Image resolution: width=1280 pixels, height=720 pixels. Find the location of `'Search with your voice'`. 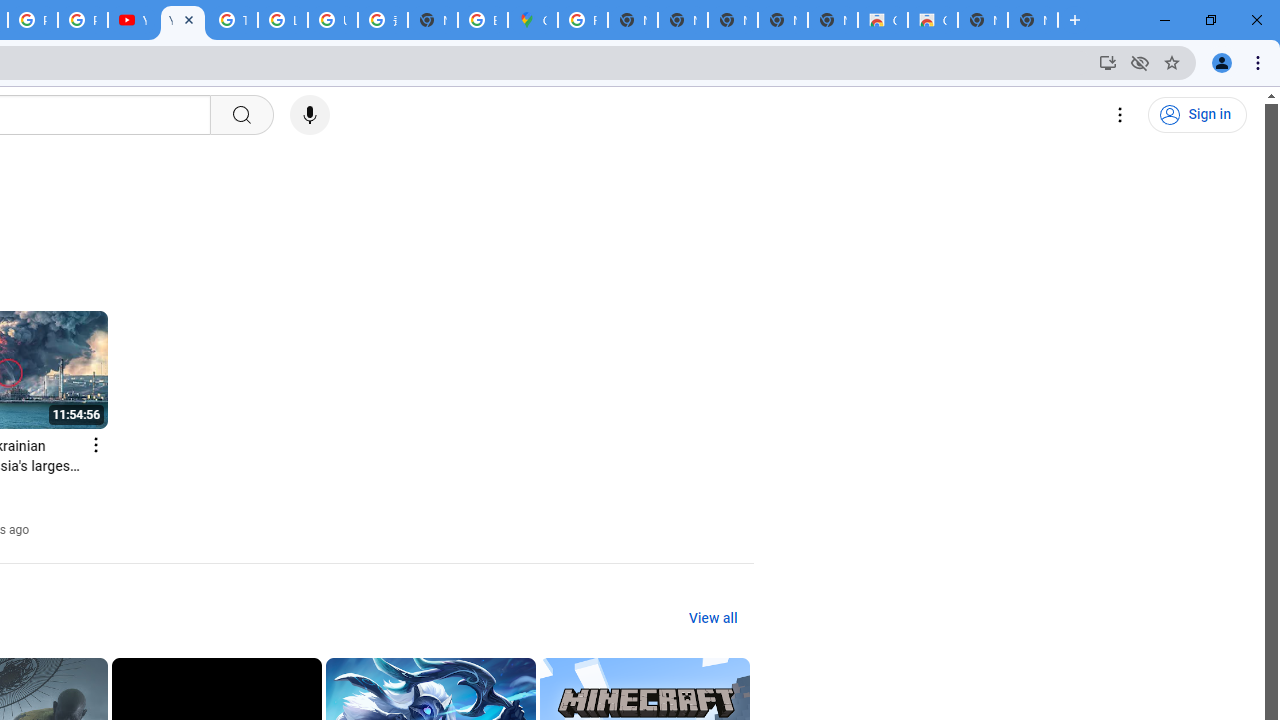

'Search with your voice' is located at coordinates (308, 115).